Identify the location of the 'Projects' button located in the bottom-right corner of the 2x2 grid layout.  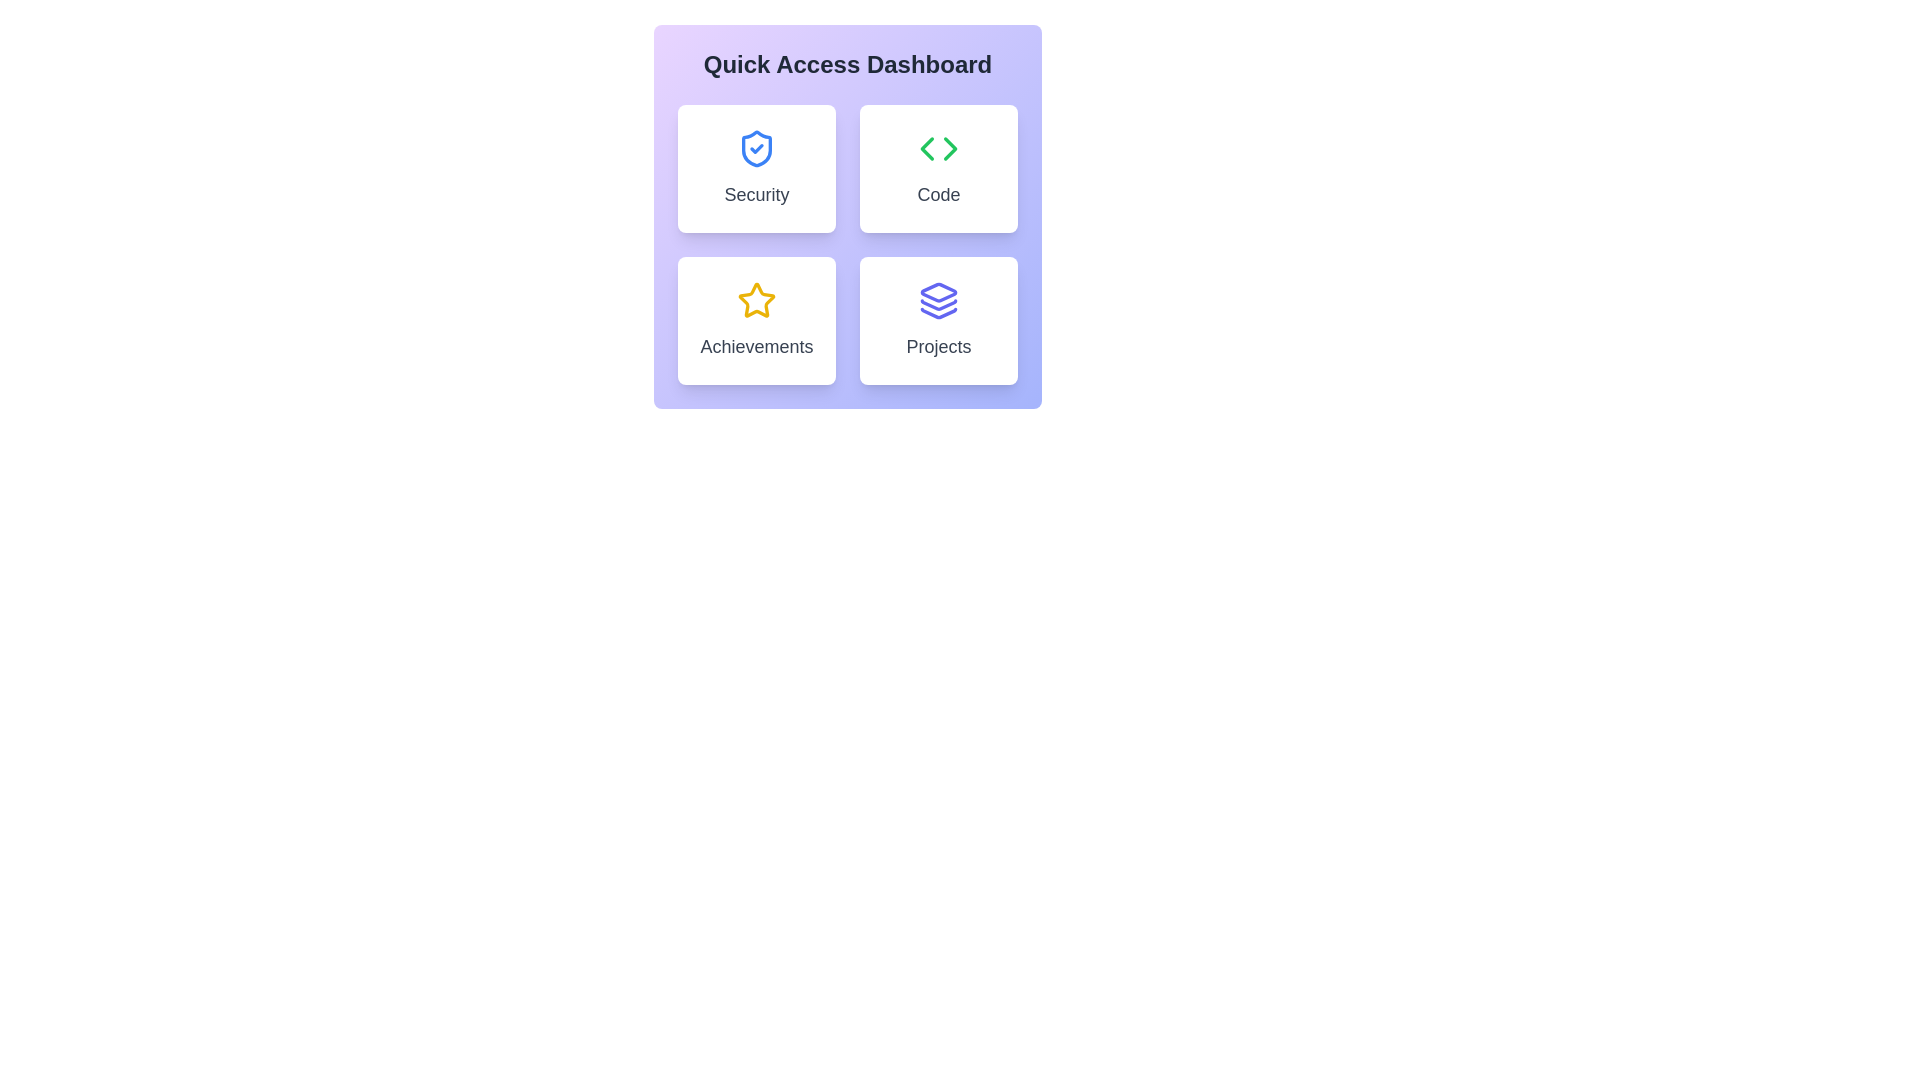
(938, 319).